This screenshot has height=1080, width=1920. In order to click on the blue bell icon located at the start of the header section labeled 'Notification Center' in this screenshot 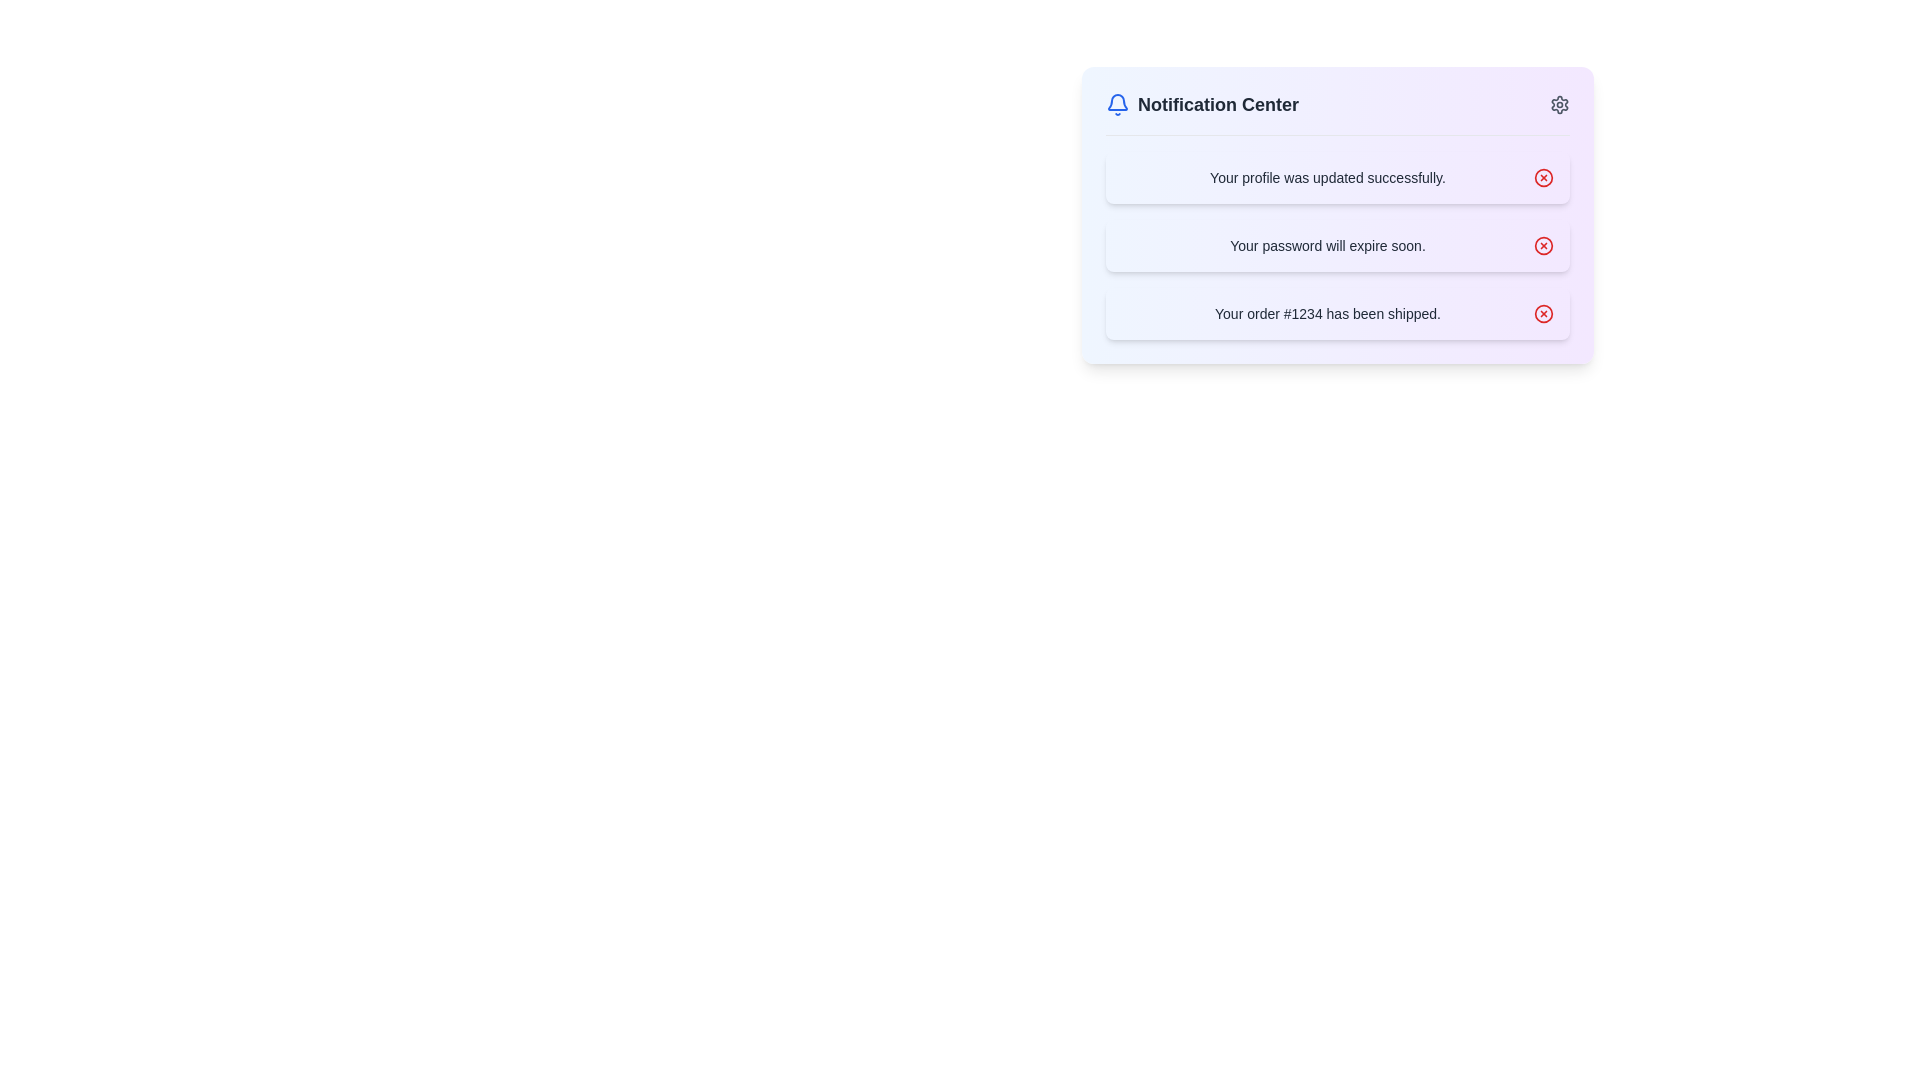, I will do `click(1117, 104)`.